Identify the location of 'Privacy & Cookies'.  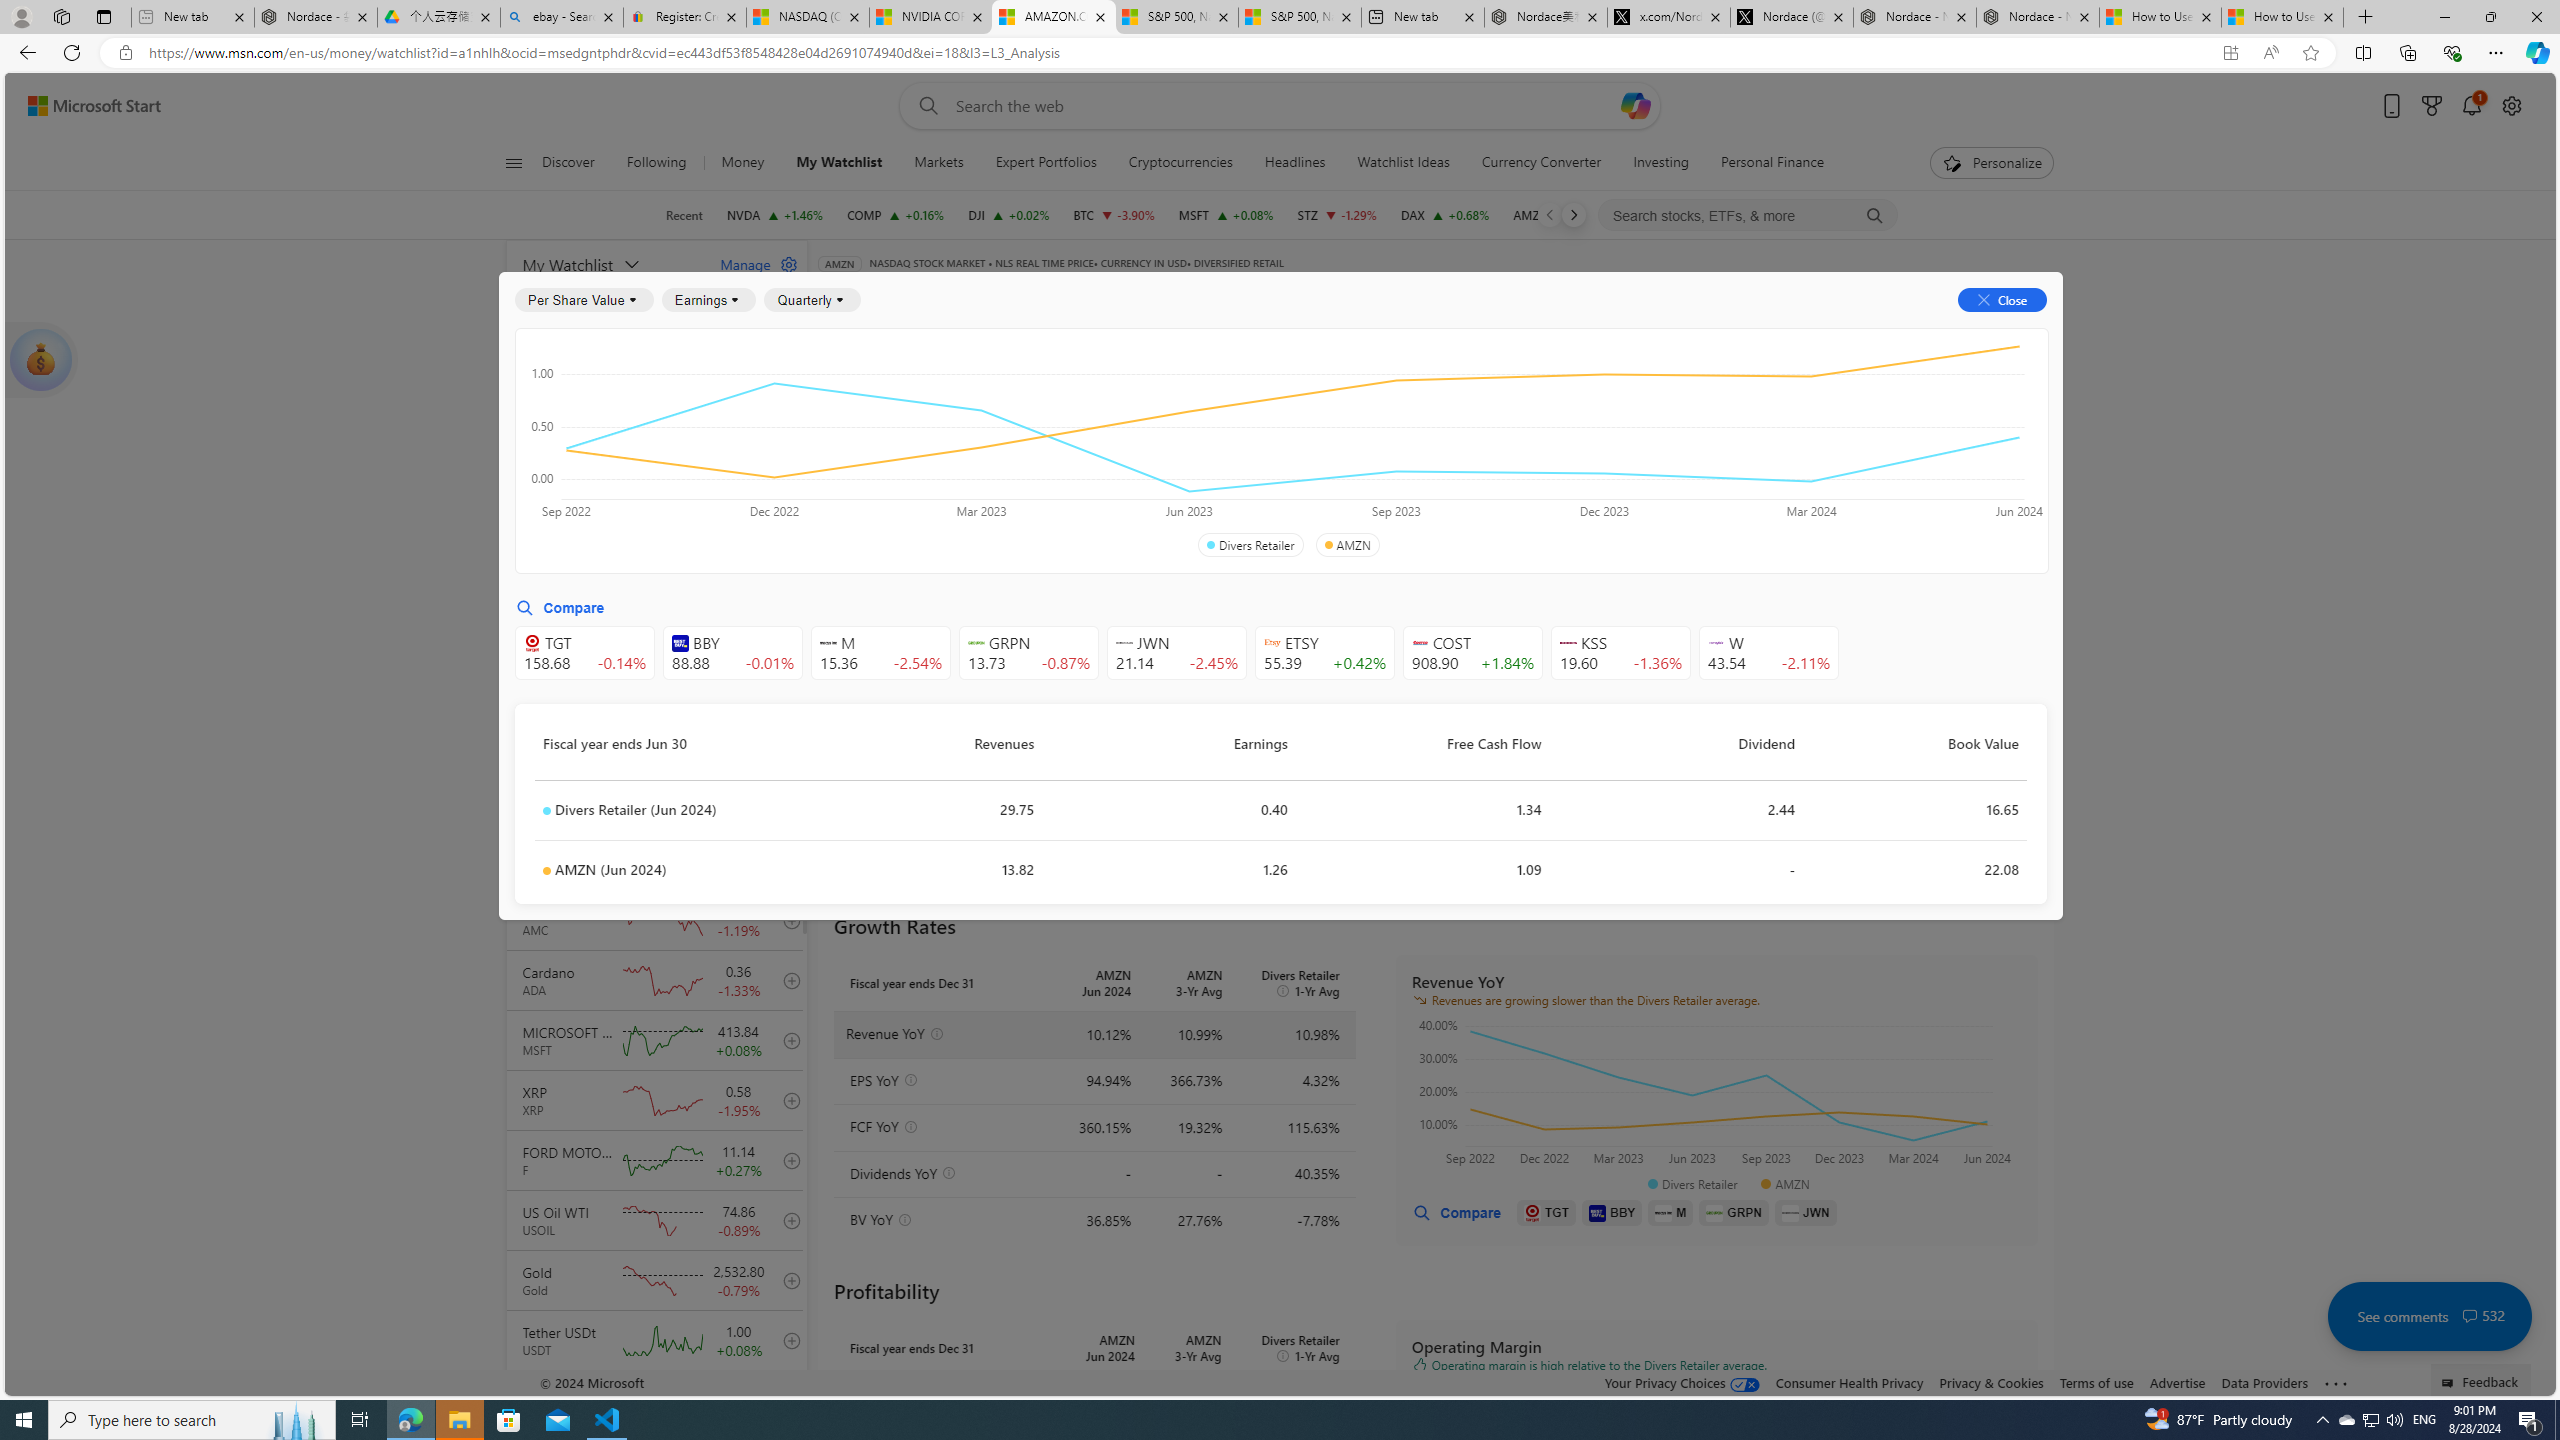
(1989, 1382).